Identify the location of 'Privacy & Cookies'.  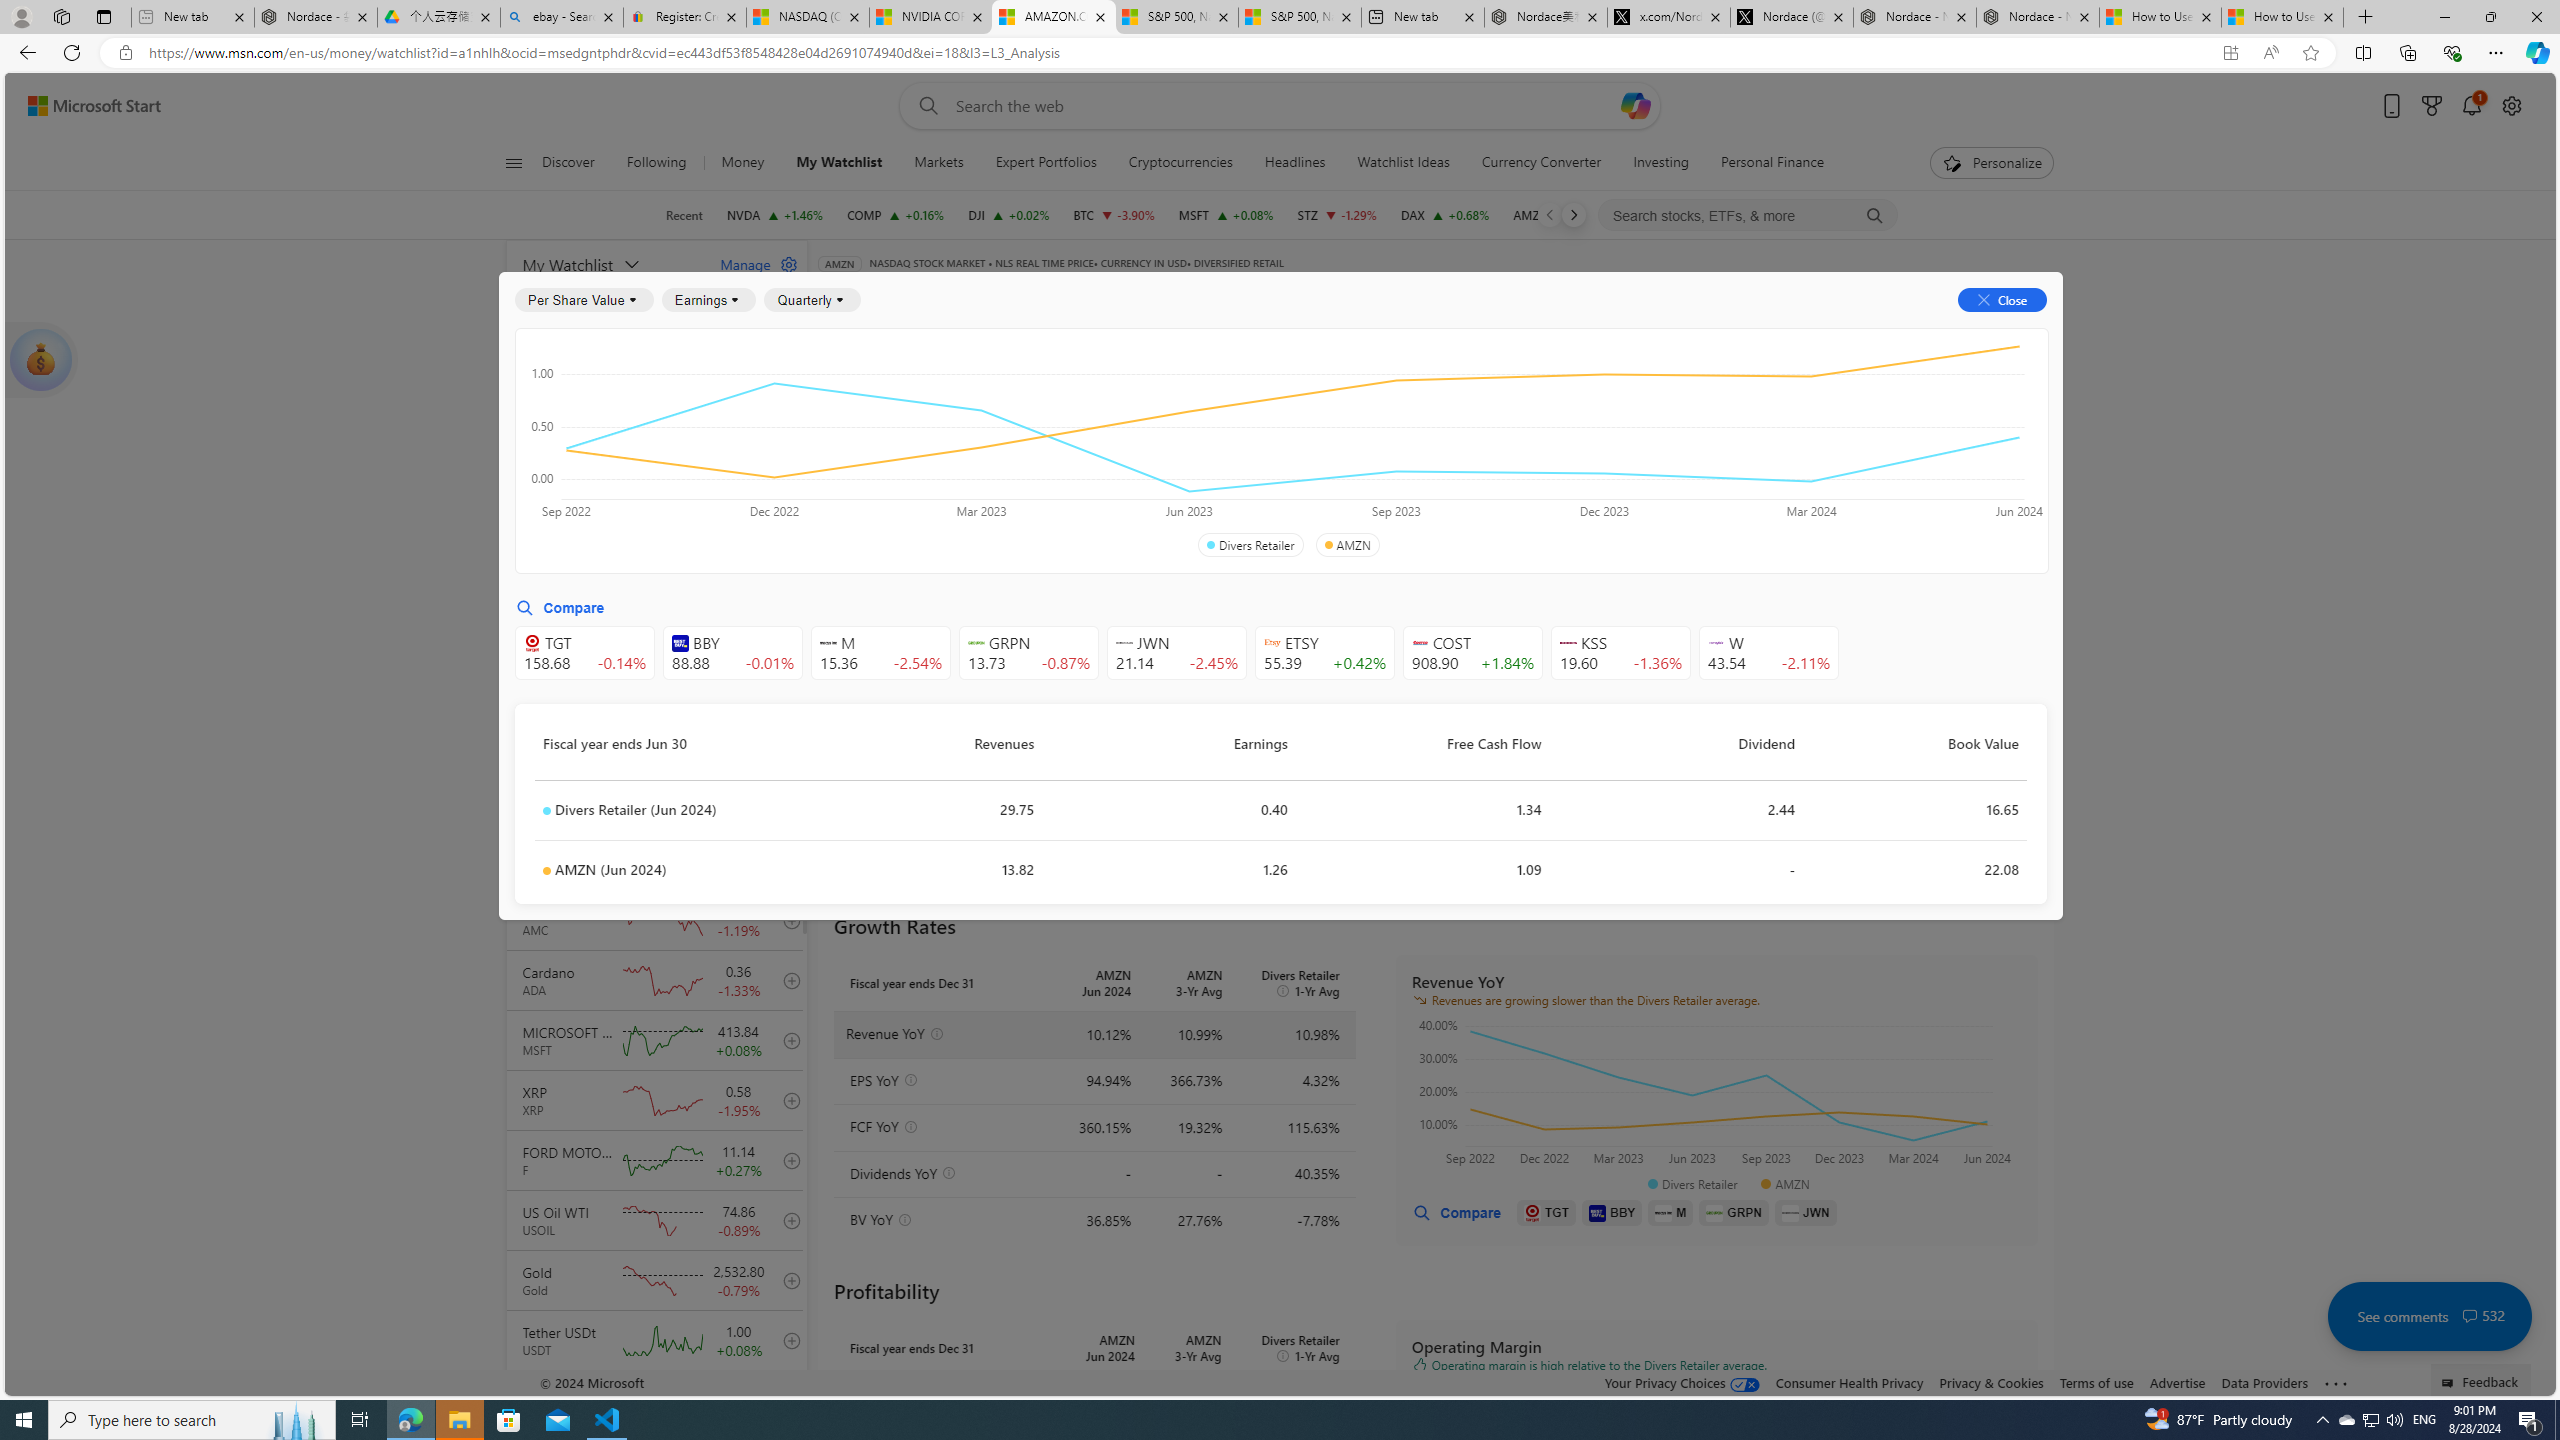
(1989, 1382).